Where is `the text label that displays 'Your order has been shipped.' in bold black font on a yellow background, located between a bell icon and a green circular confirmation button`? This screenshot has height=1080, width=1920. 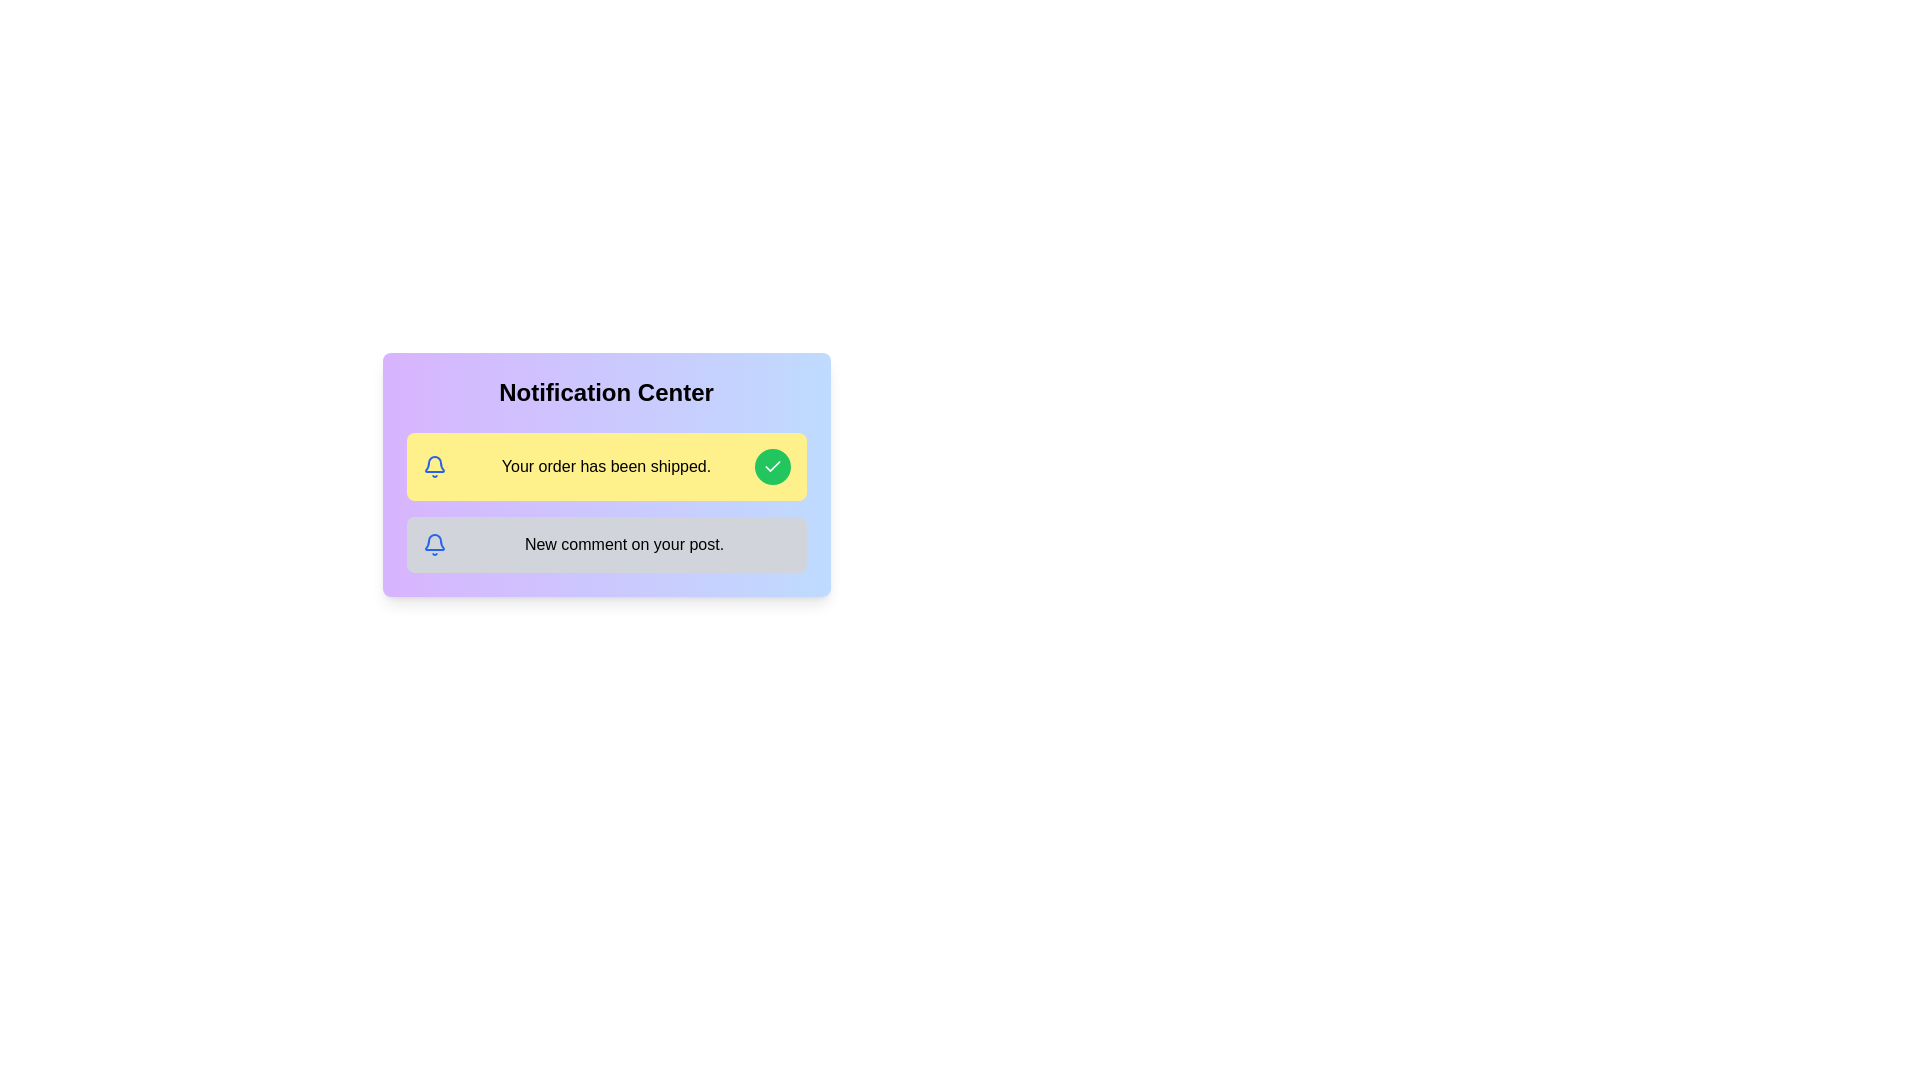
the text label that displays 'Your order has been shipped.' in bold black font on a yellow background, located between a bell icon and a green circular confirmation button is located at coordinates (605, 466).